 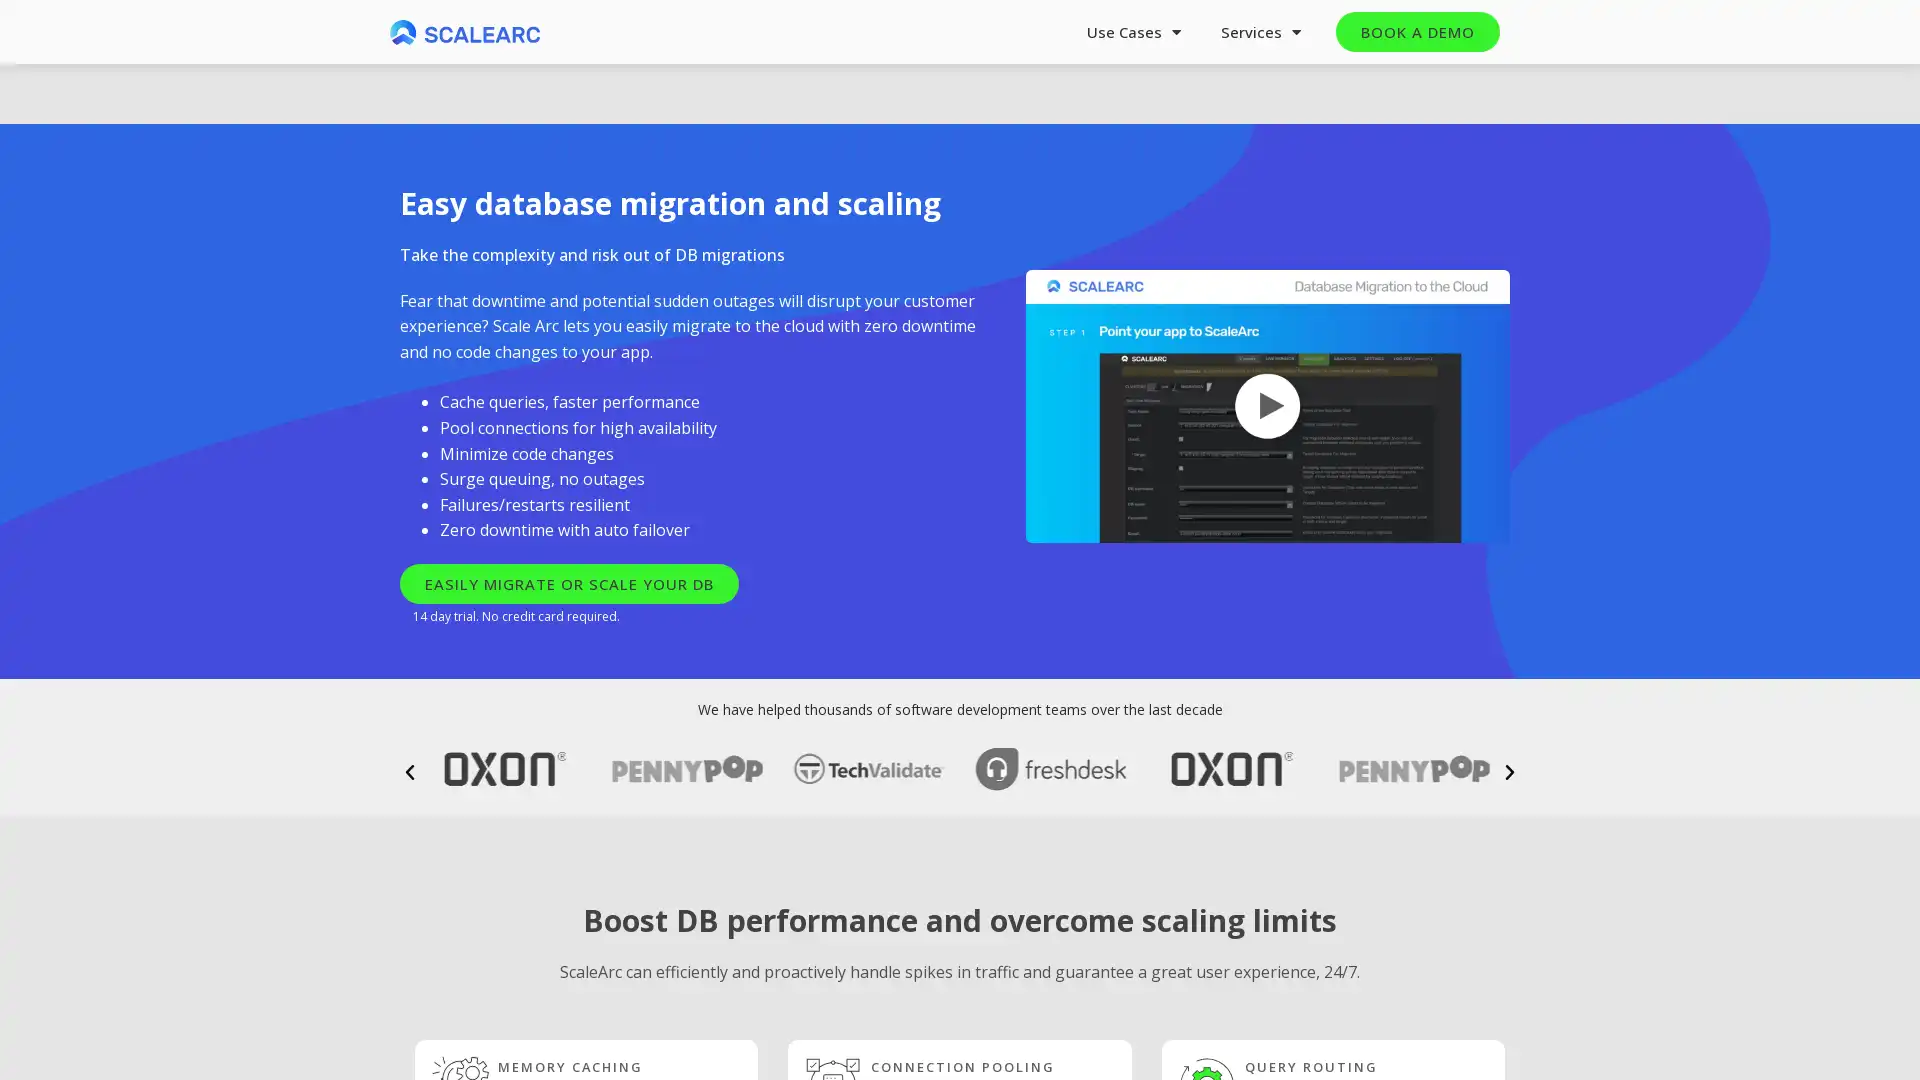 I want to click on Next, so click(x=1776, y=1051).